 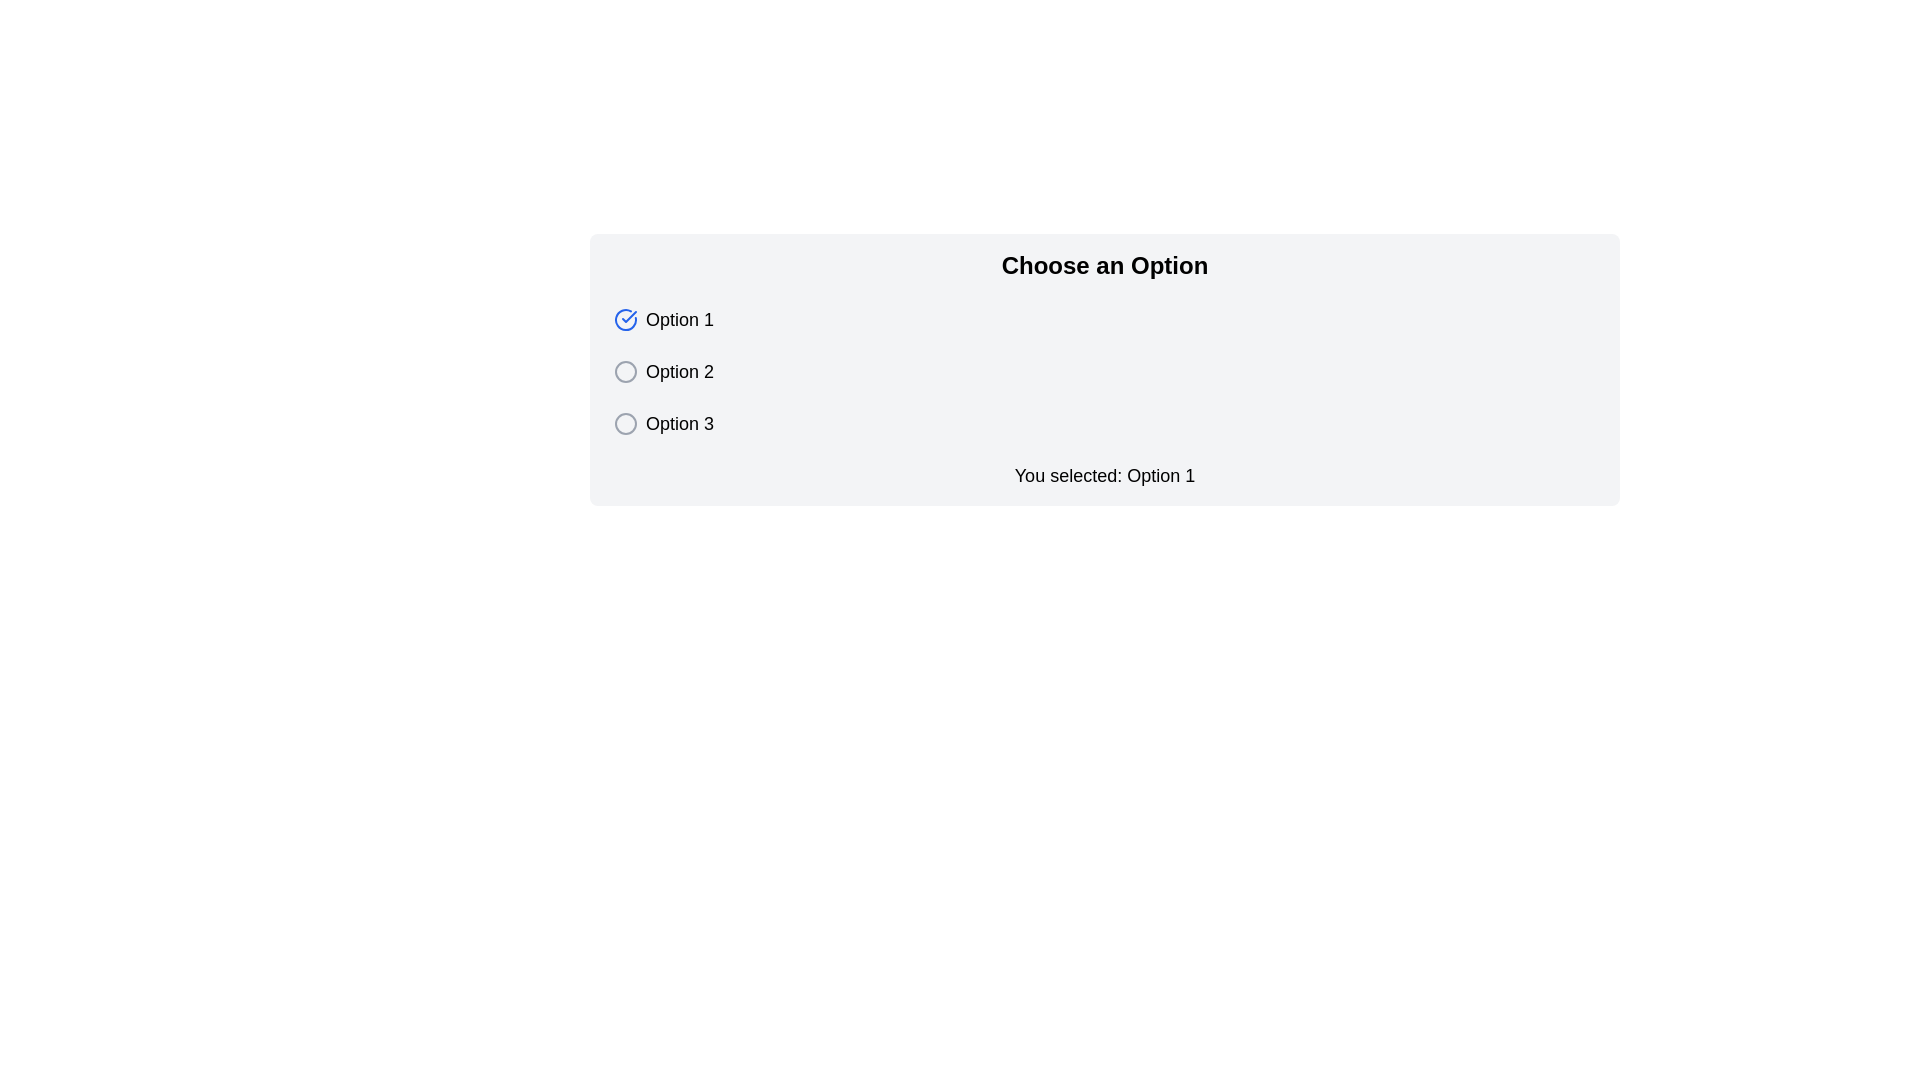 What do you see at coordinates (624, 423) in the screenshot?
I see `the radio button icon next to 'Option 3'` at bounding box center [624, 423].